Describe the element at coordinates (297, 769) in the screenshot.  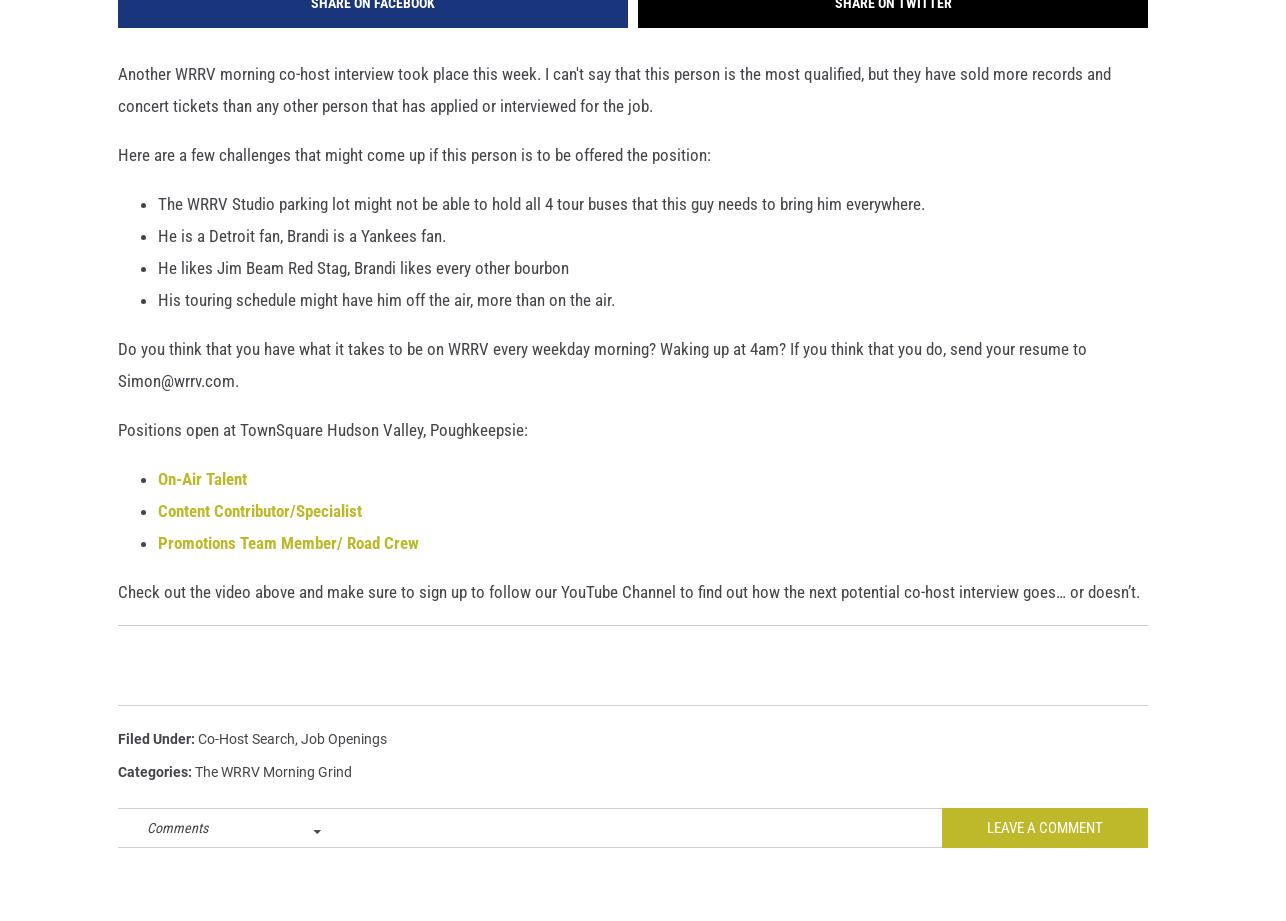
I see `','` at that location.